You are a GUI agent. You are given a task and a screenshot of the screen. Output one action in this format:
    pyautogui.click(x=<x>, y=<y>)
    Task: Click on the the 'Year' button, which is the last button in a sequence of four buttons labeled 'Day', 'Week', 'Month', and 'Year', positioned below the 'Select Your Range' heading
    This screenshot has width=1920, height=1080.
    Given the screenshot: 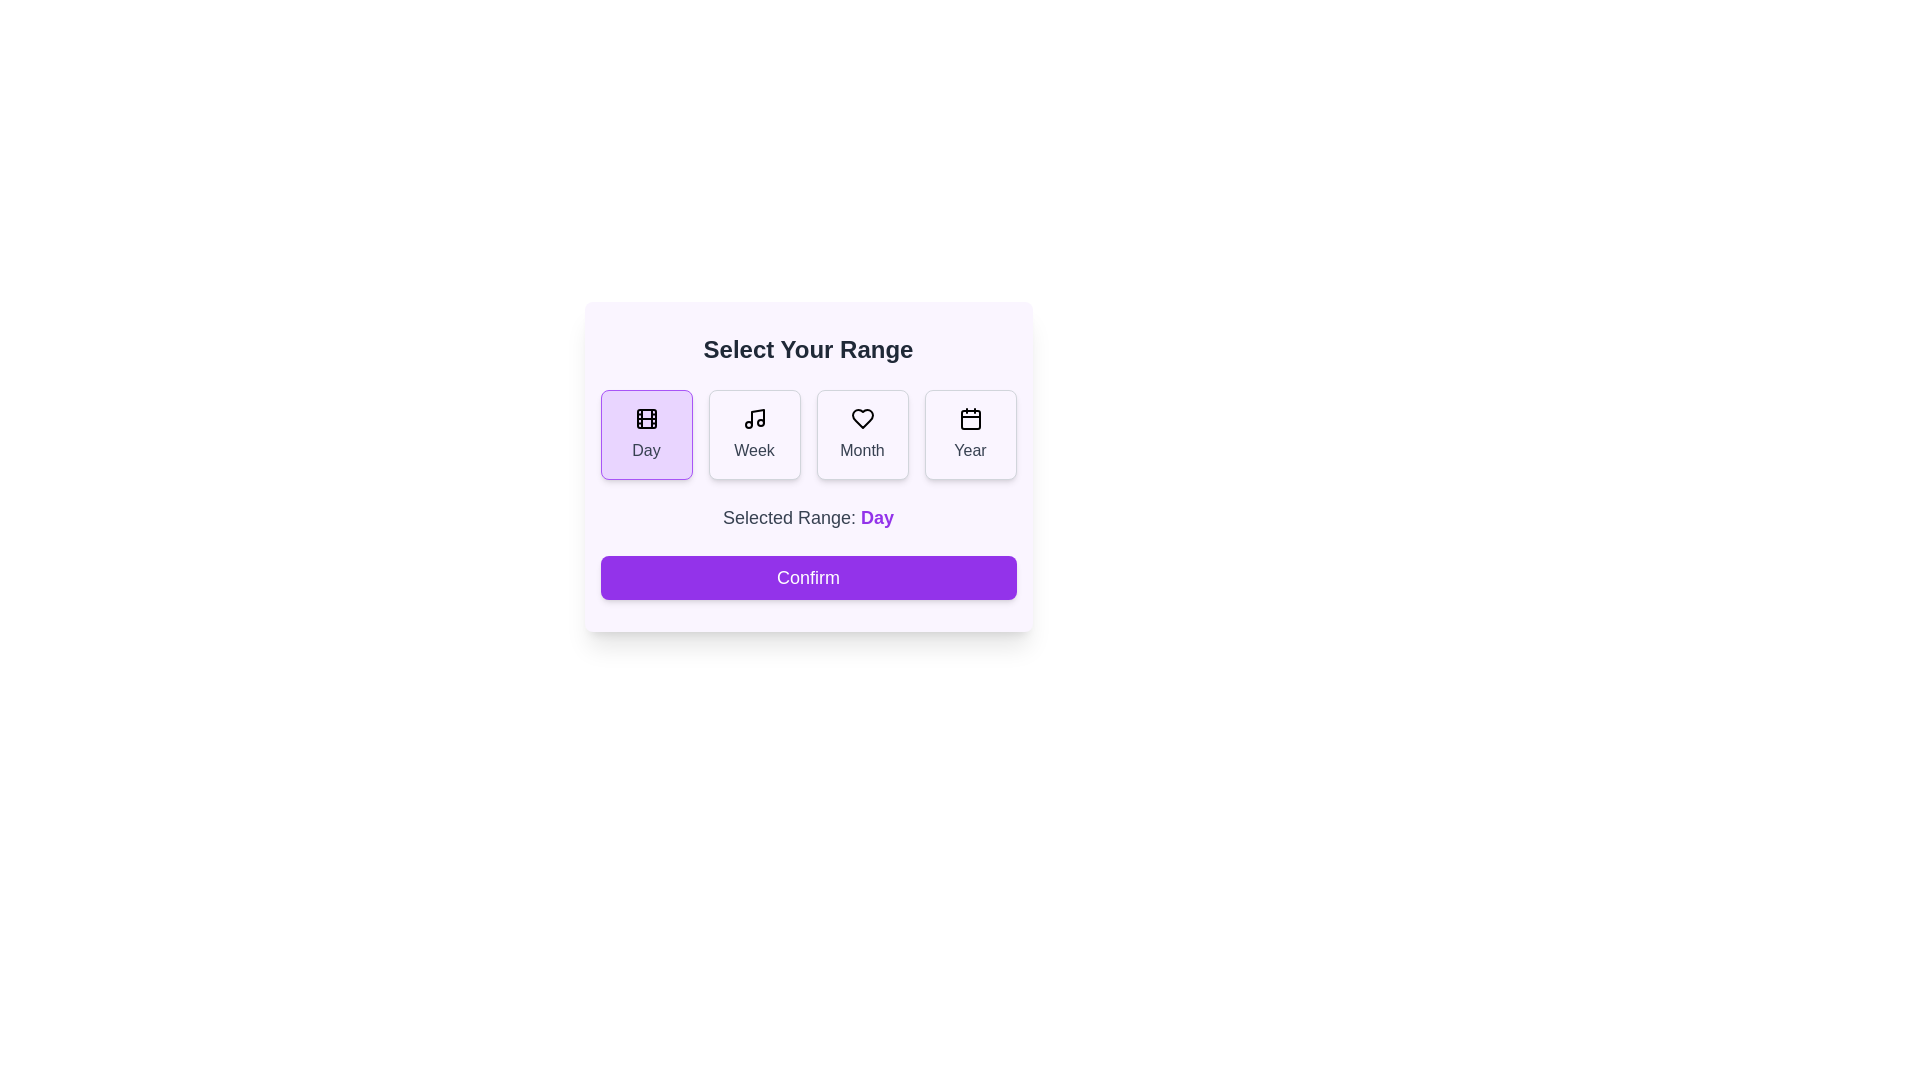 What is the action you would take?
    pyautogui.click(x=970, y=434)
    